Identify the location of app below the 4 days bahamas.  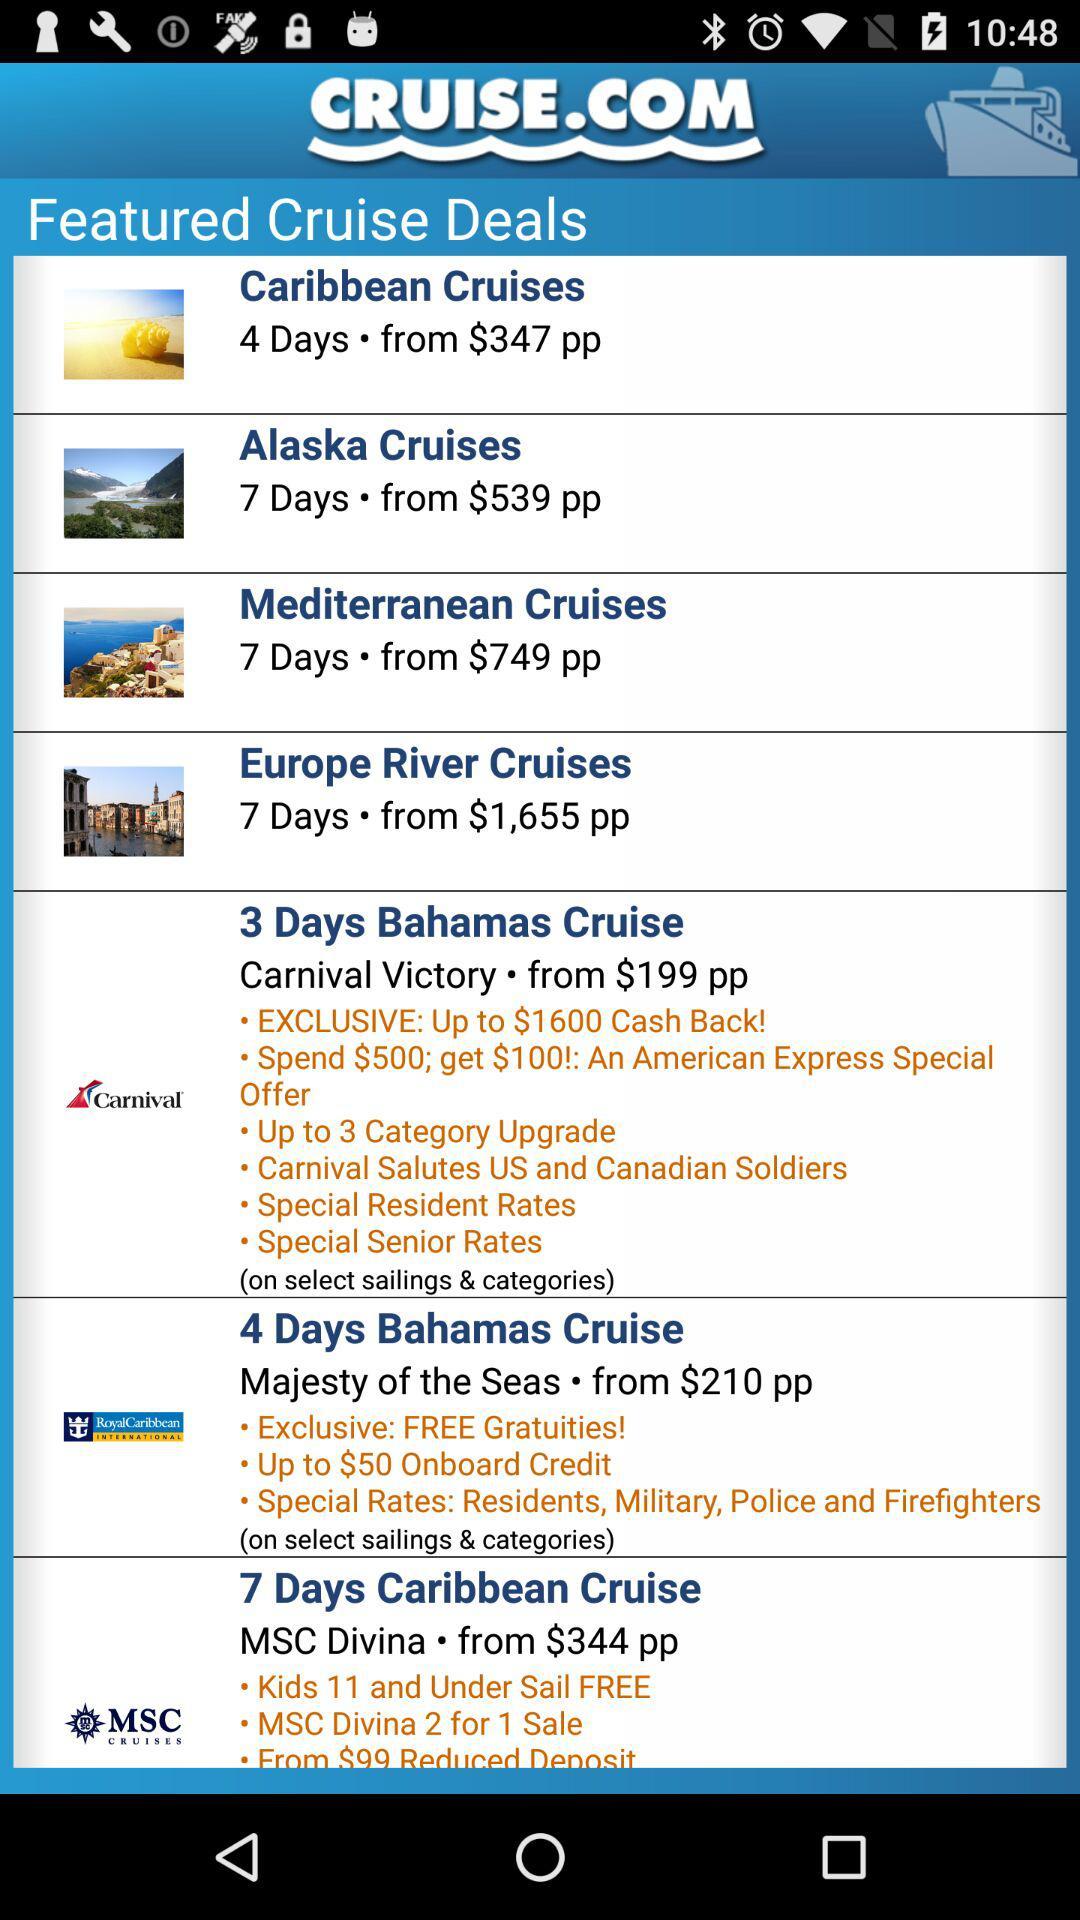
(525, 1379).